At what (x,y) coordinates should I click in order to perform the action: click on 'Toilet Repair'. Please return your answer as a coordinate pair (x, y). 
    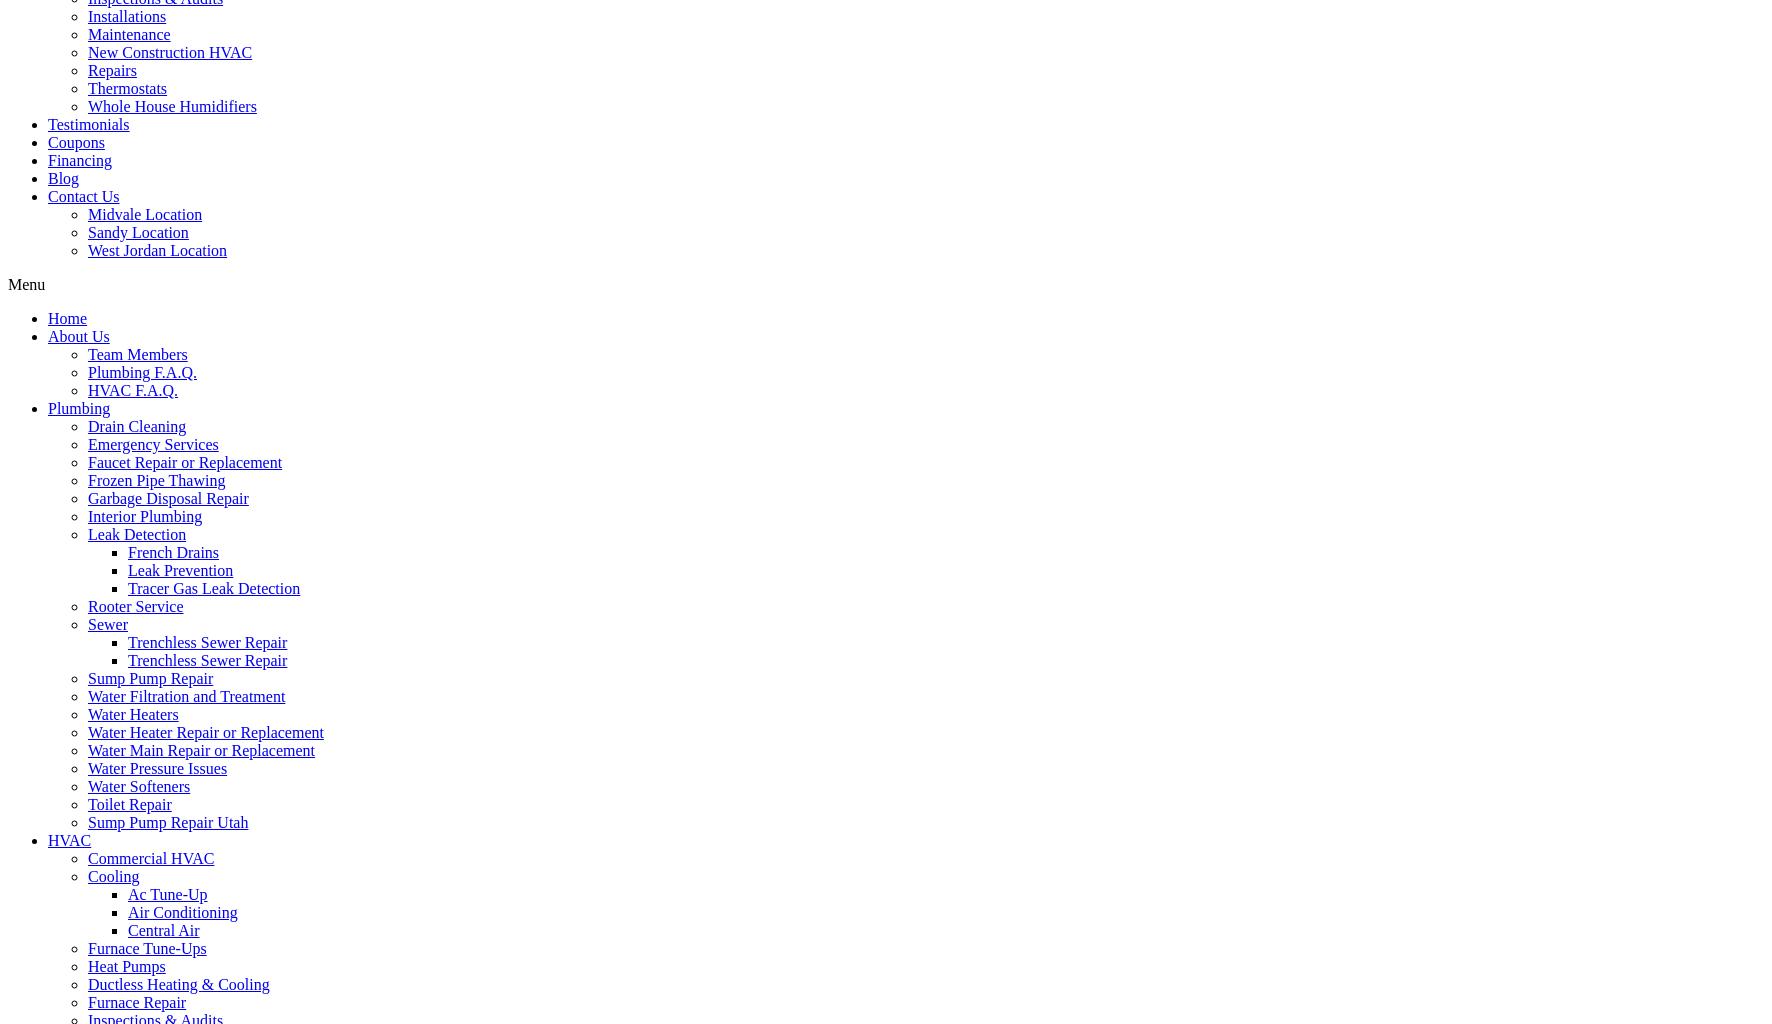
    Looking at the image, I should click on (129, 803).